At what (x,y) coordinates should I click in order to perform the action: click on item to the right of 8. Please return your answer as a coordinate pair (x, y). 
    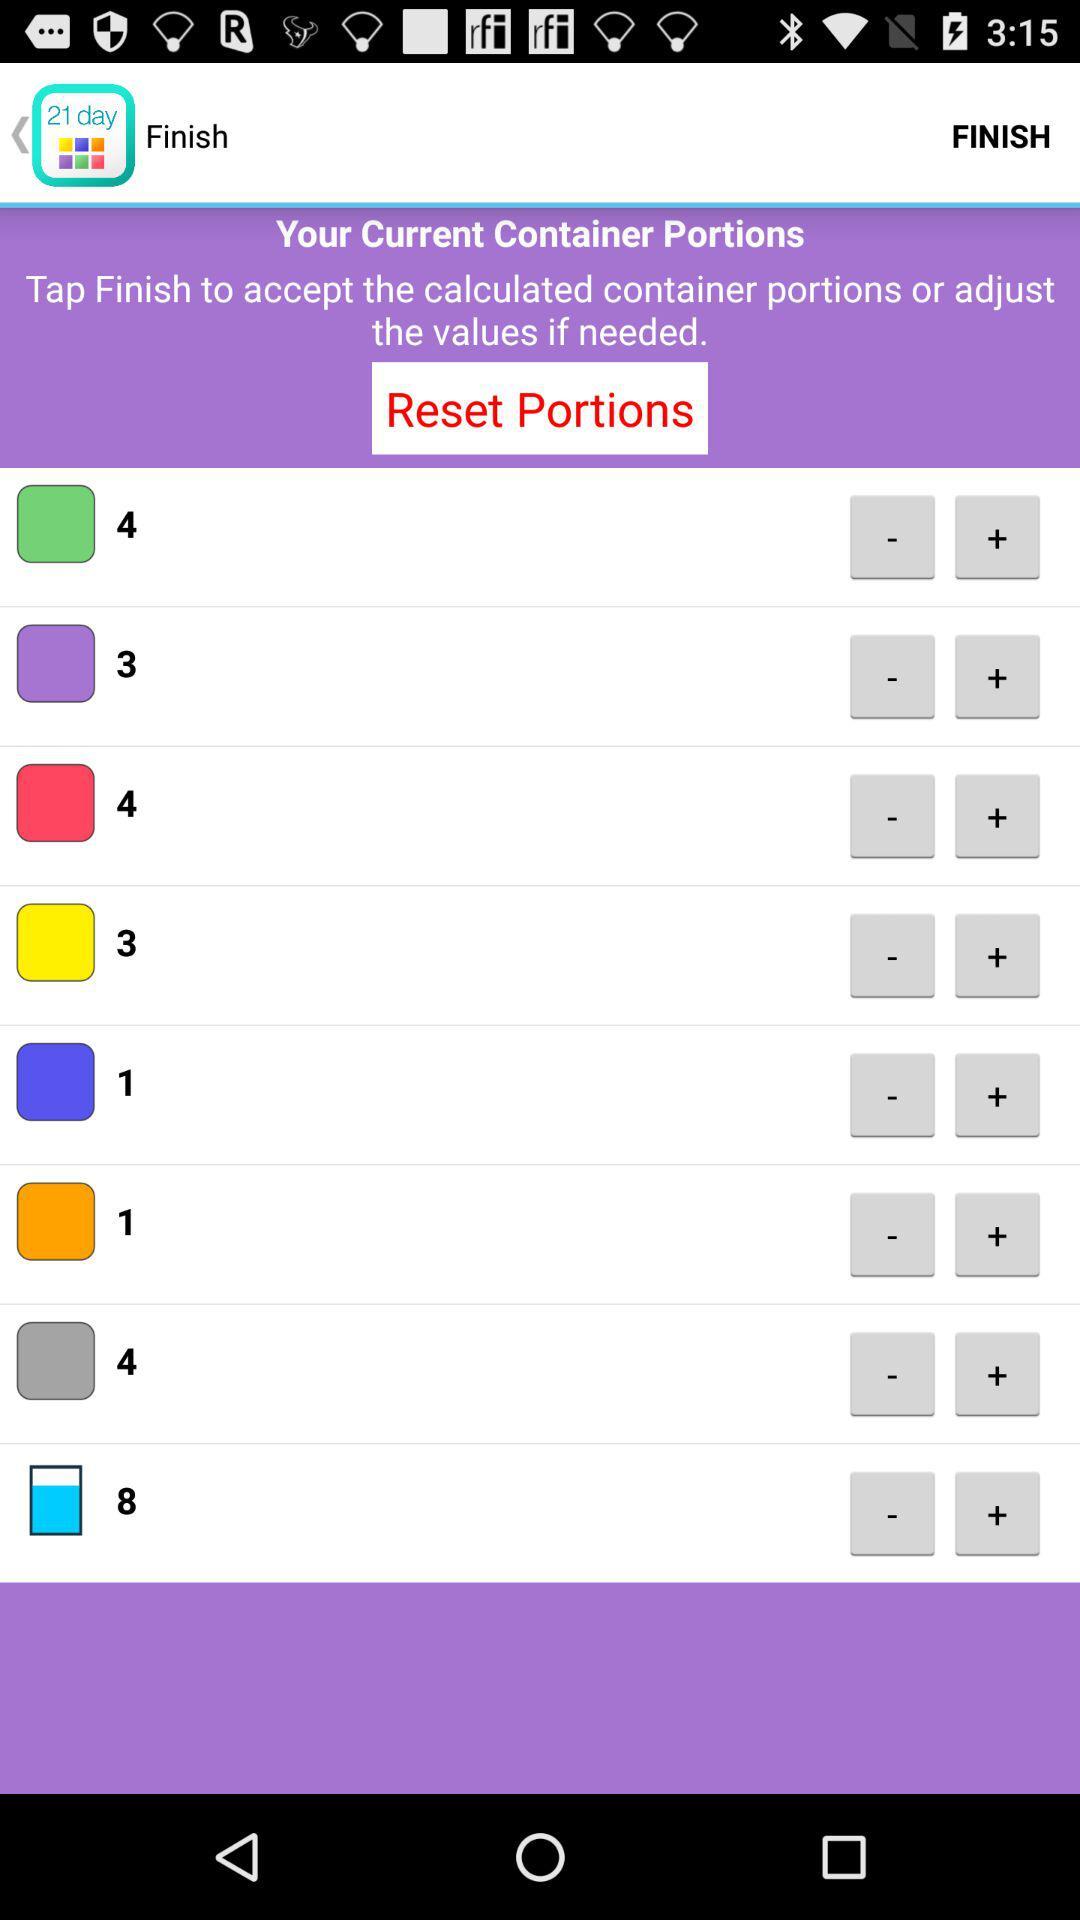
    Looking at the image, I should click on (891, 1513).